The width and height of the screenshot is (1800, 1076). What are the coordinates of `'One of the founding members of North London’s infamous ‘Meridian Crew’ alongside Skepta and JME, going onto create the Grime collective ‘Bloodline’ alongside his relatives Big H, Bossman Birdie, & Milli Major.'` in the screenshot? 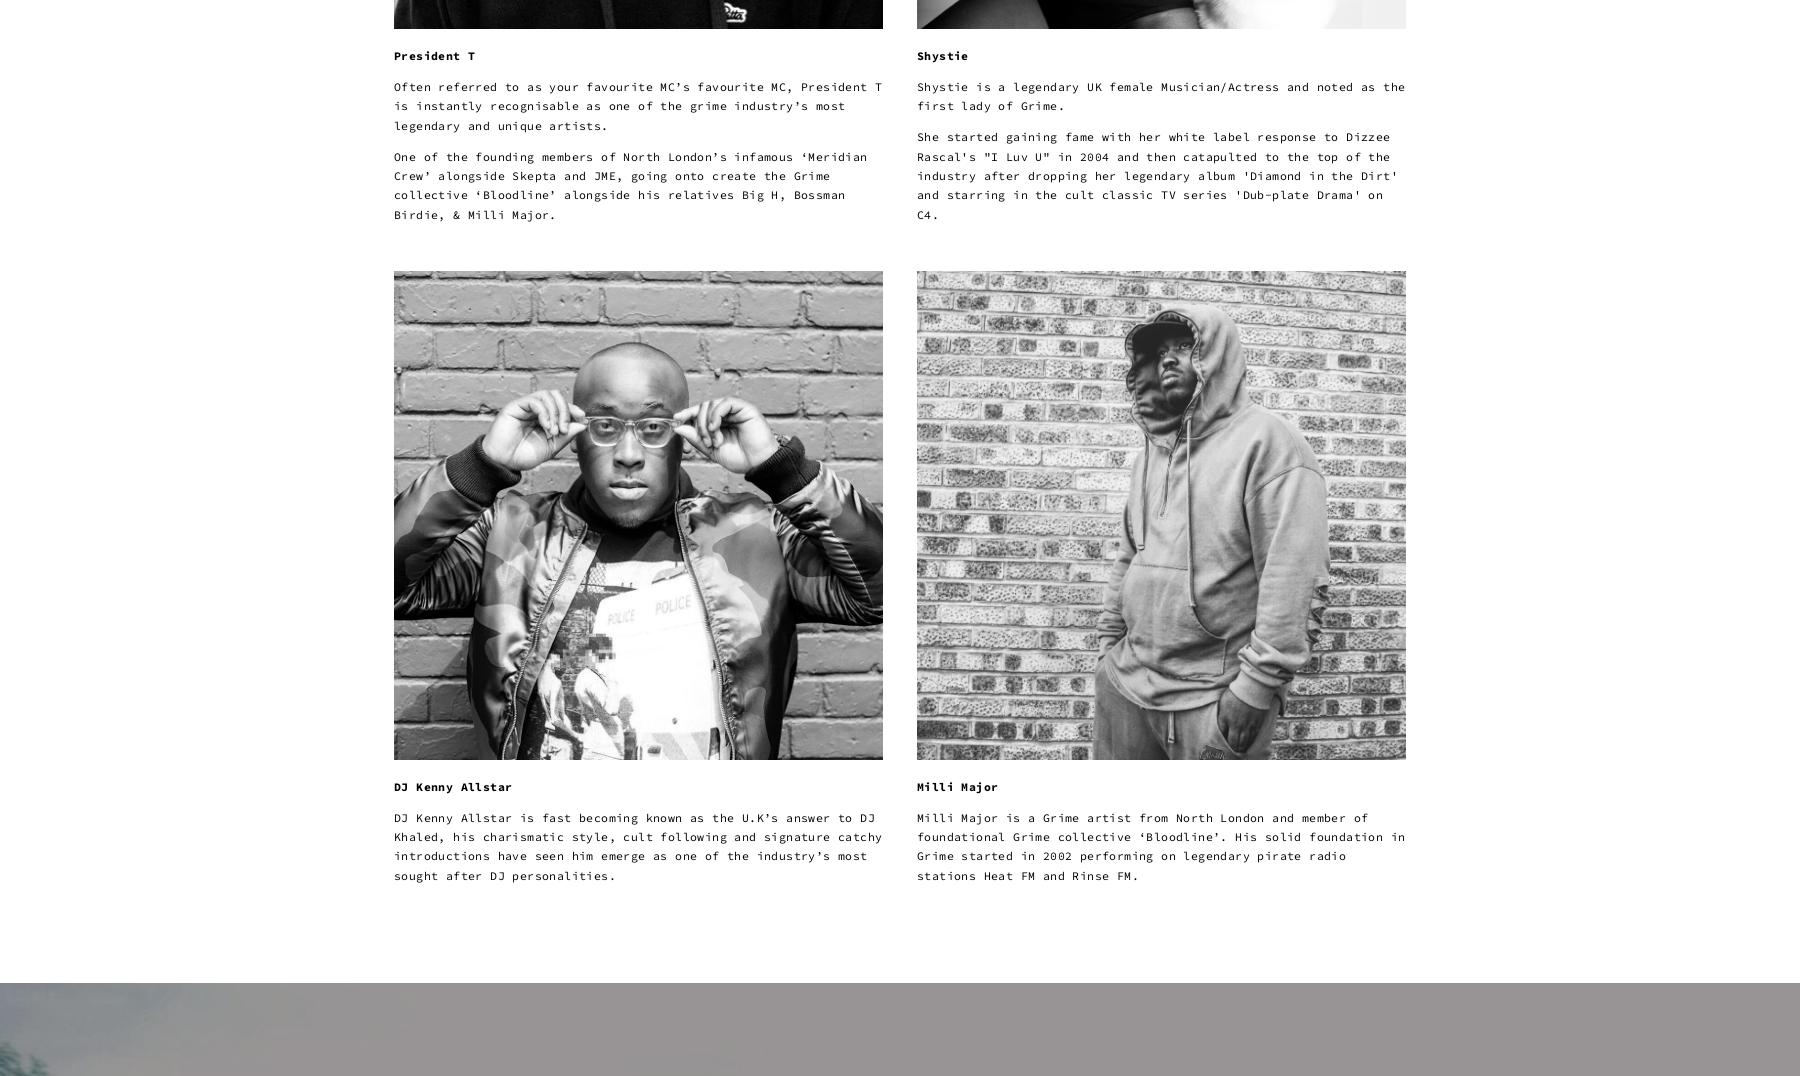 It's located at (394, 183).